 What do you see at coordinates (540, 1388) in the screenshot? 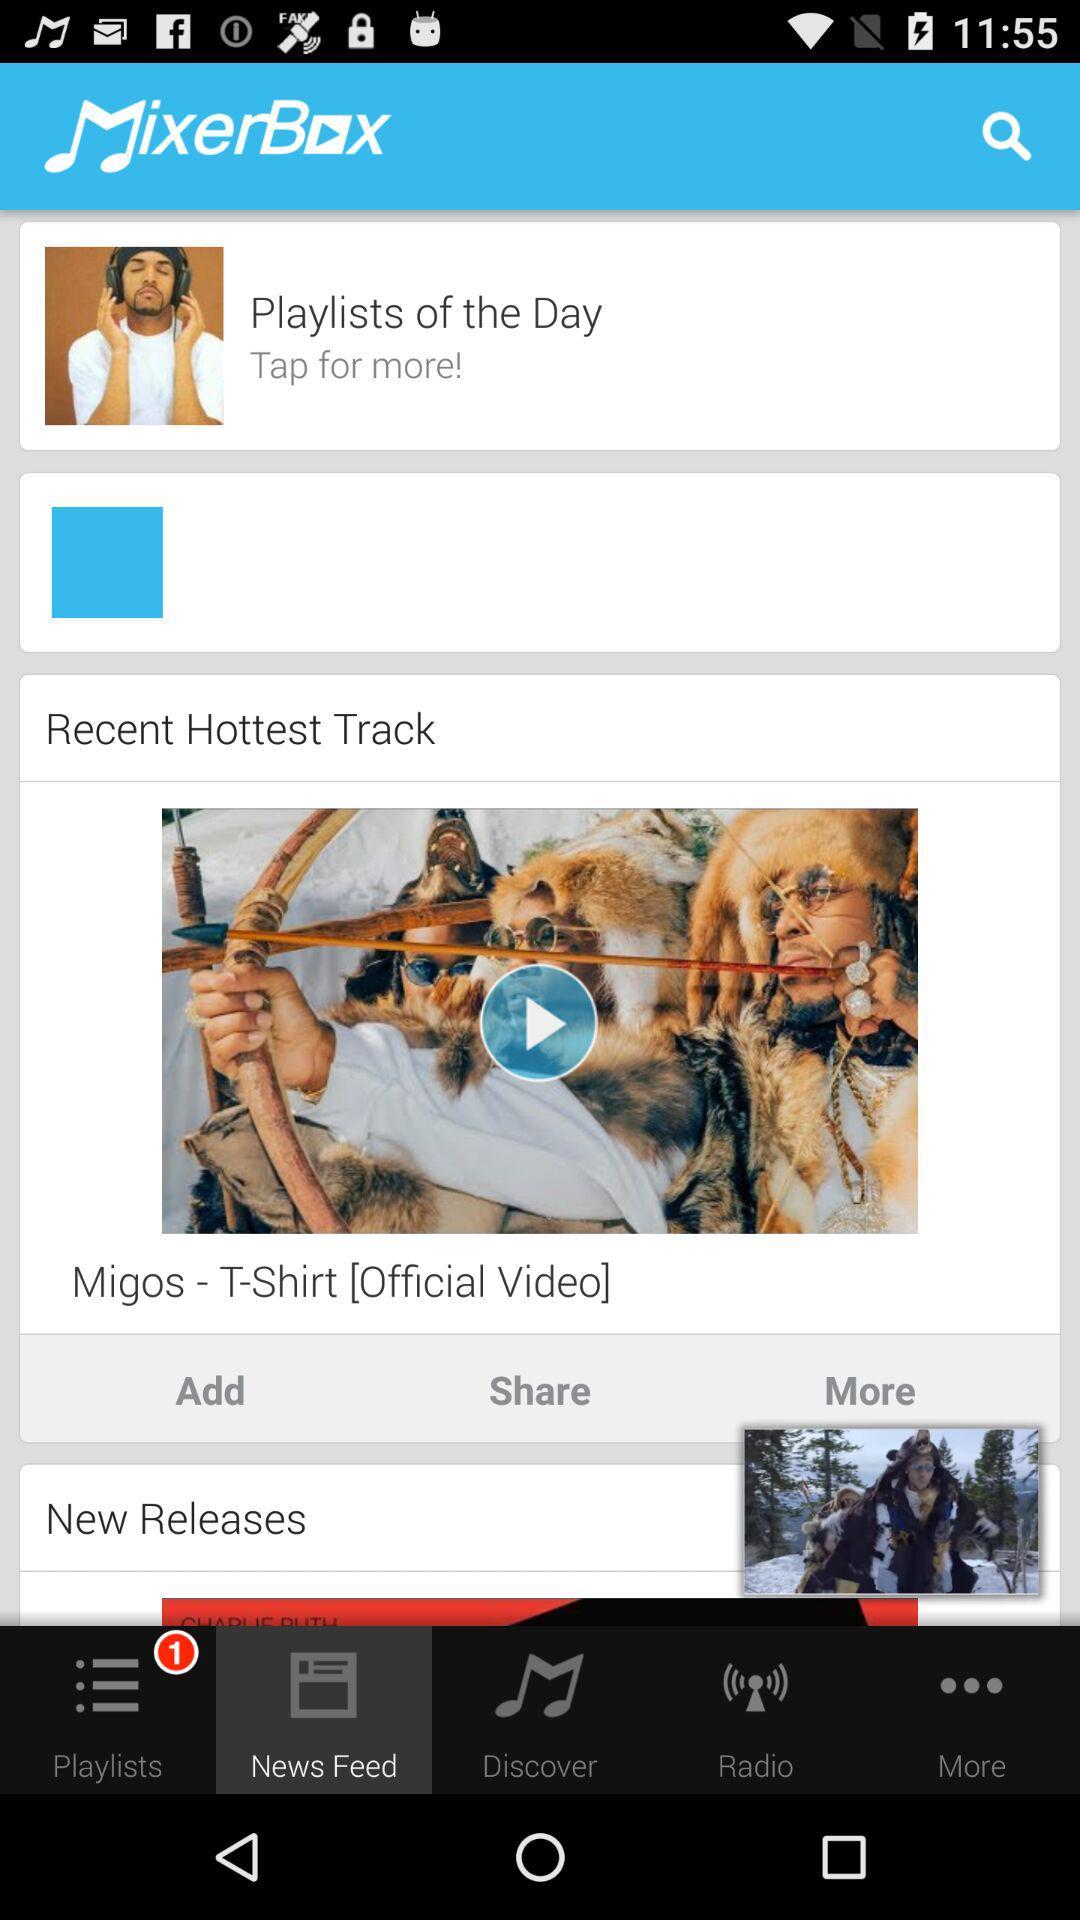
I see `the item to the right of add item` at bounding box center [540, 1388].